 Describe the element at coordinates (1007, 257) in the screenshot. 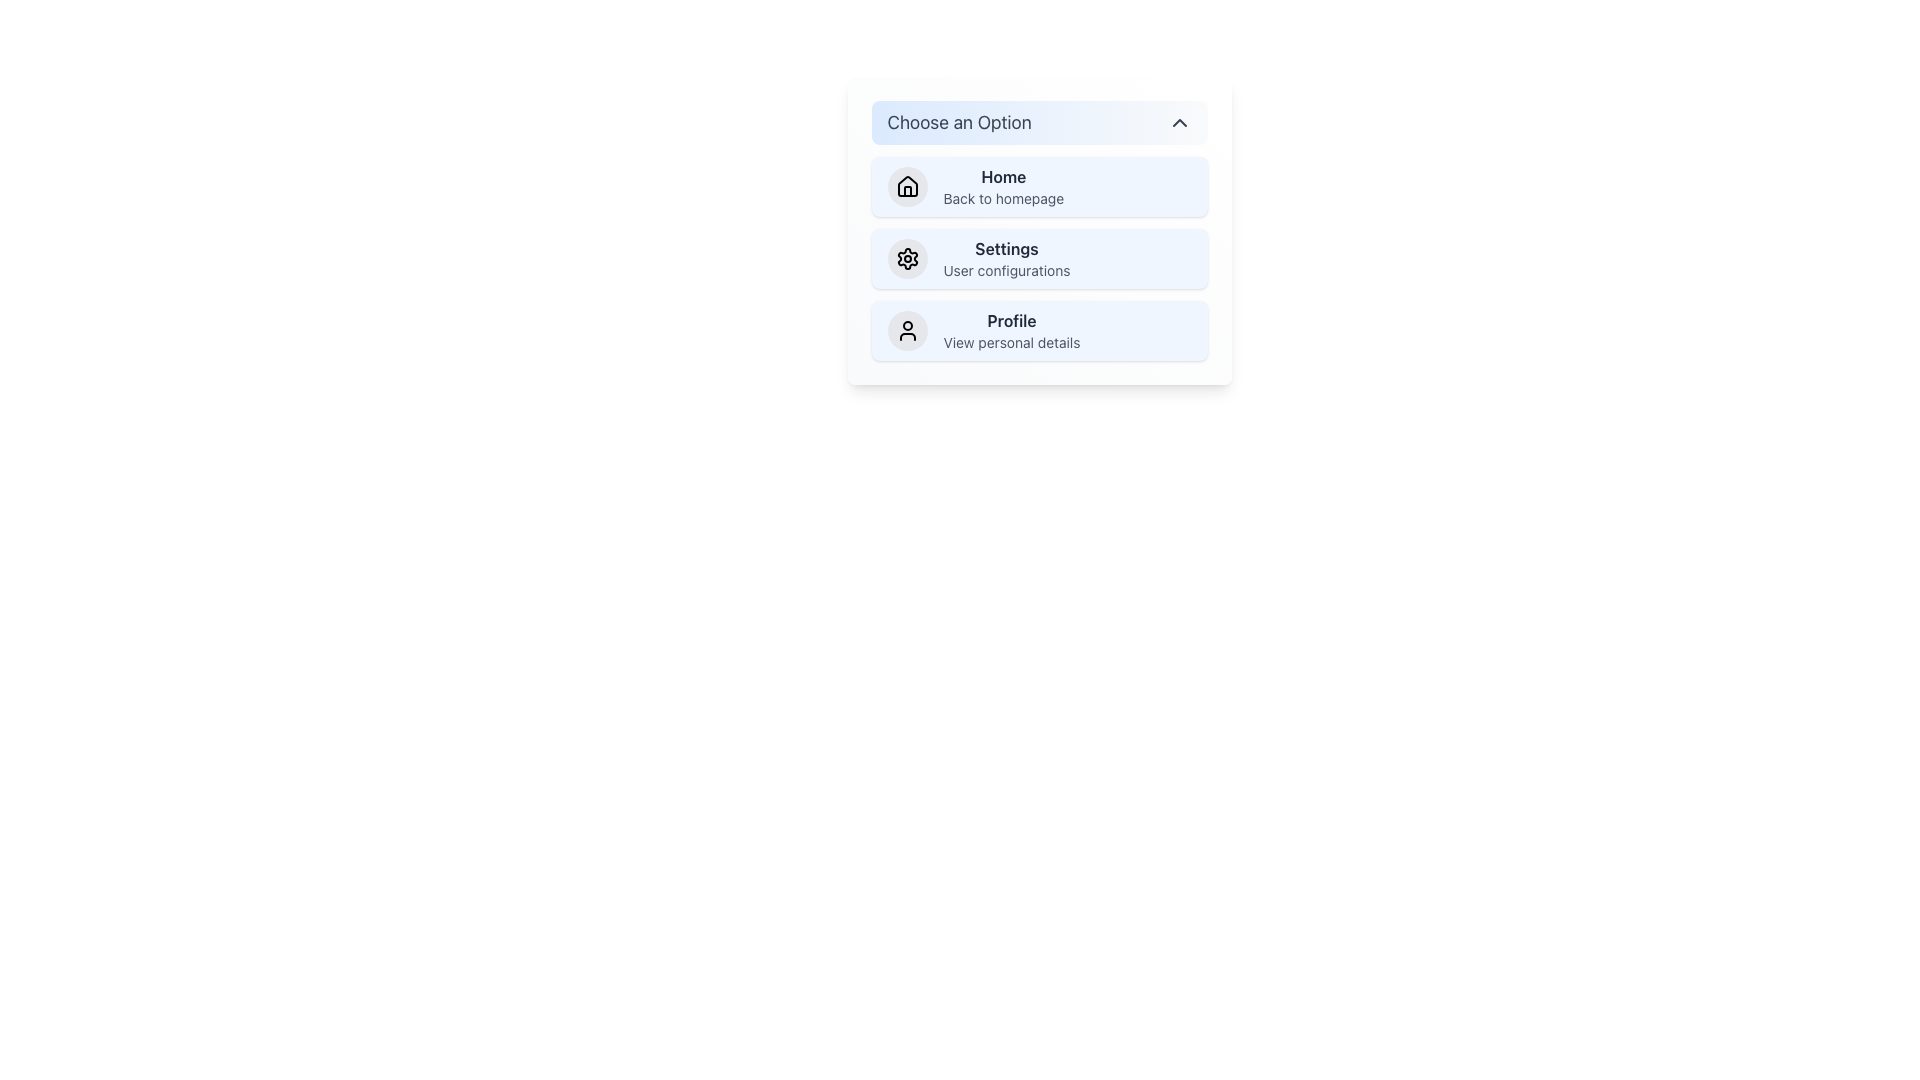

I see `the 'Settings' text label in the menu` at that location.